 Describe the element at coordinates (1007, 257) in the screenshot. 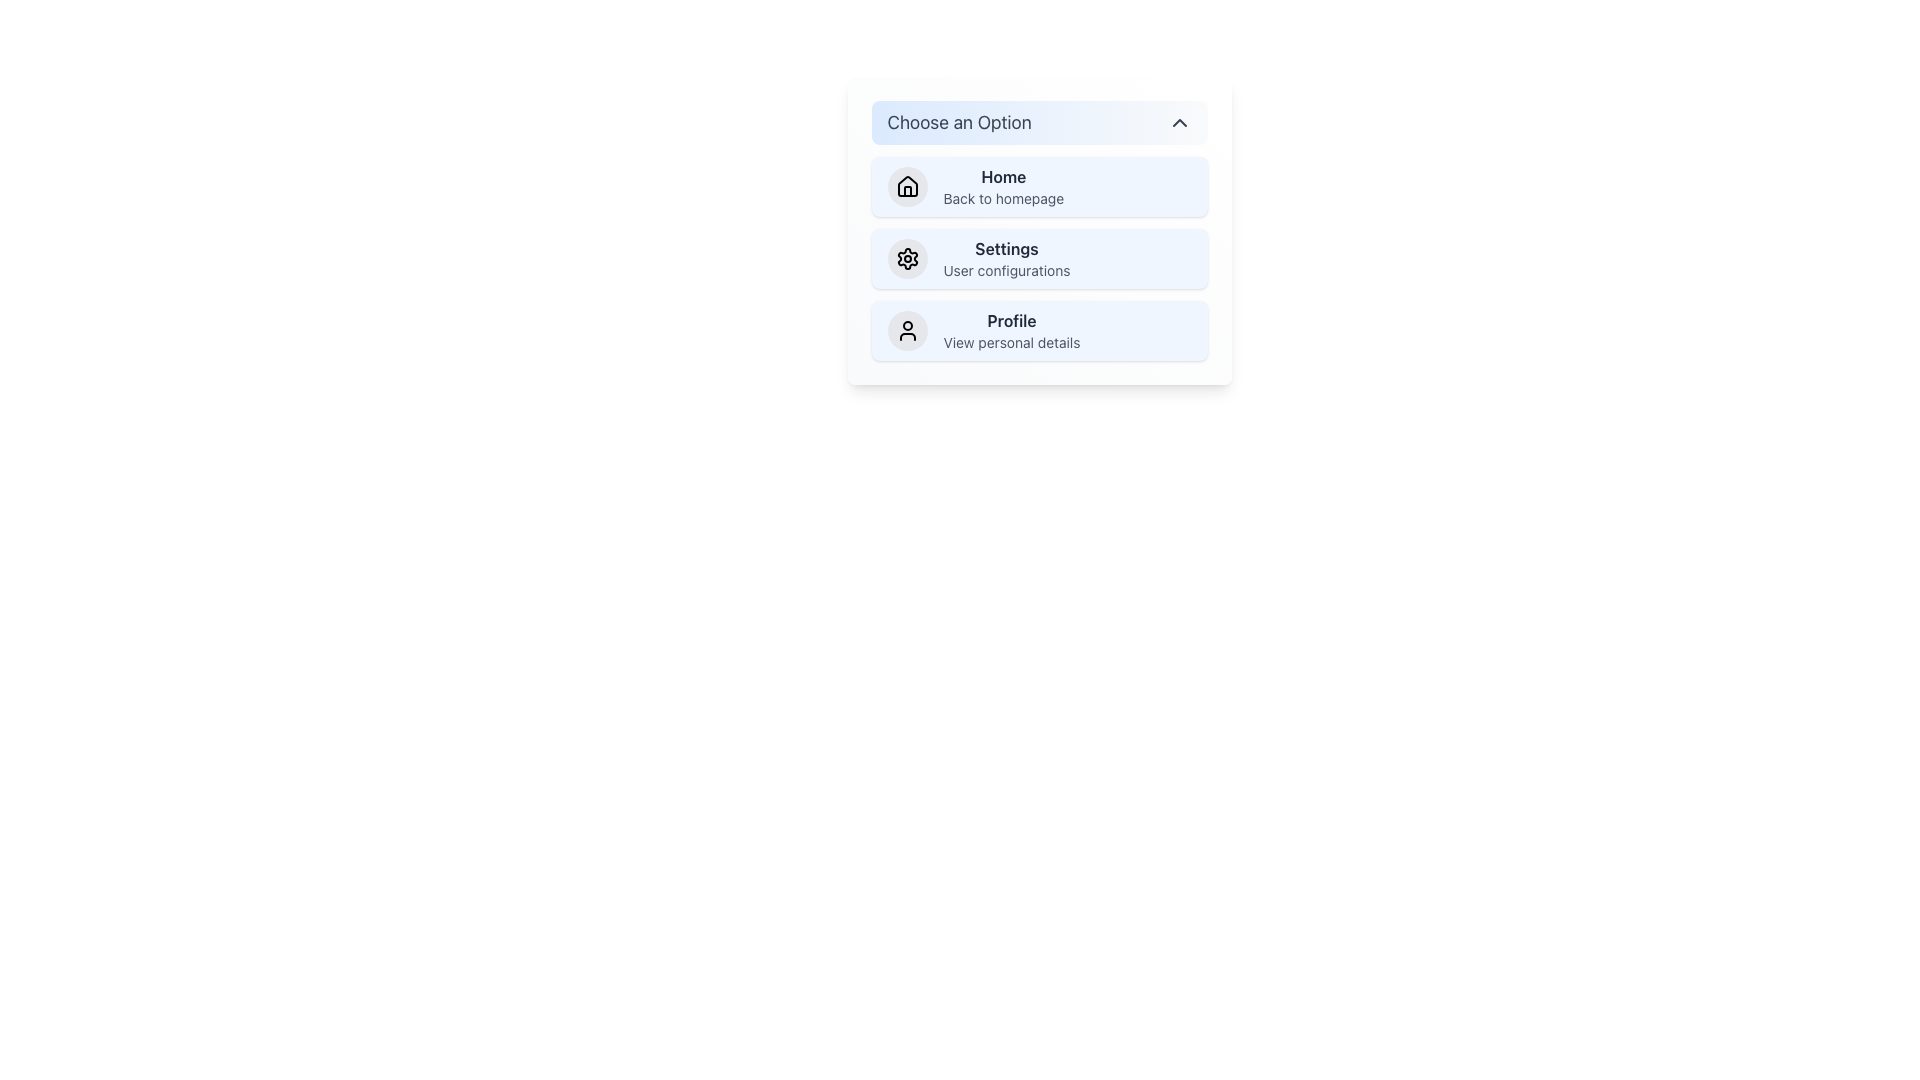

I see `the 'Settings' text label in the menu` at that location.